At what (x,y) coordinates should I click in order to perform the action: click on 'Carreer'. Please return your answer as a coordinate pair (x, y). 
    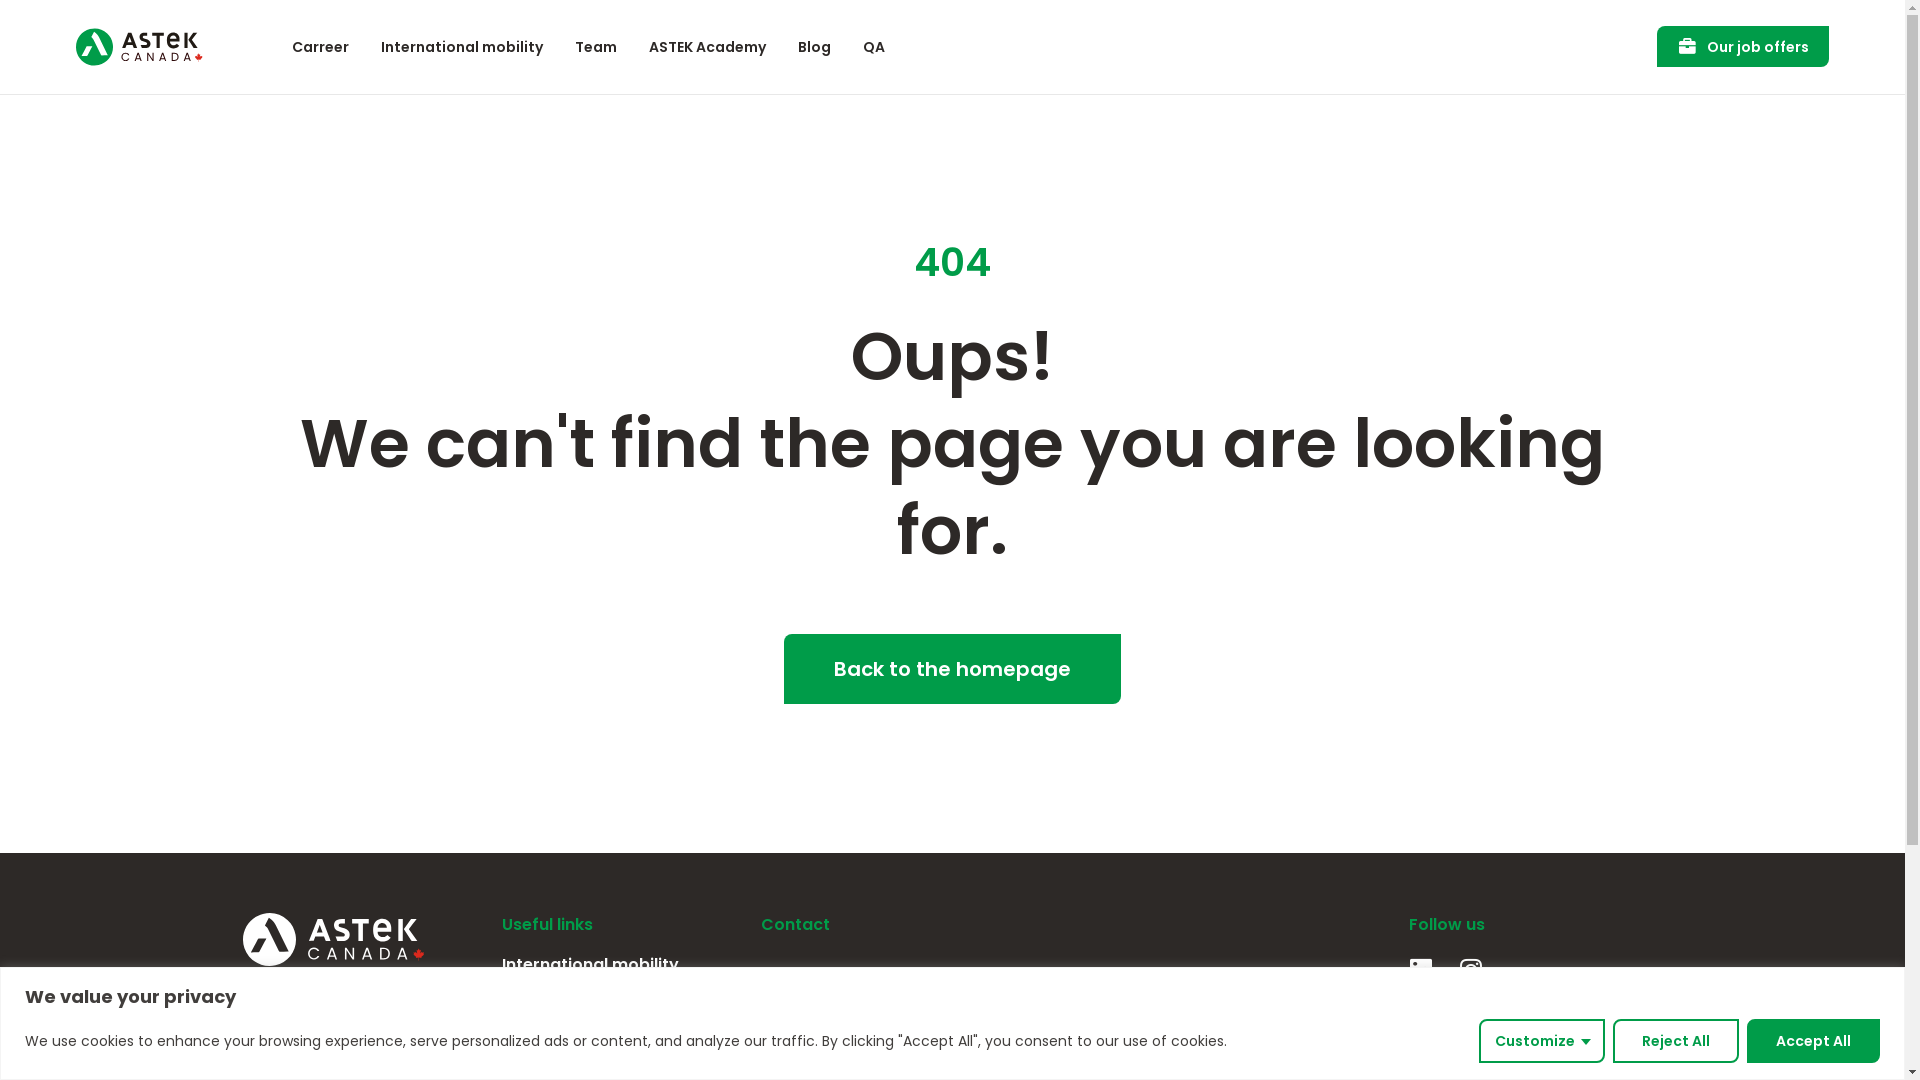
    Looking at the image, I should click on (320, 45).